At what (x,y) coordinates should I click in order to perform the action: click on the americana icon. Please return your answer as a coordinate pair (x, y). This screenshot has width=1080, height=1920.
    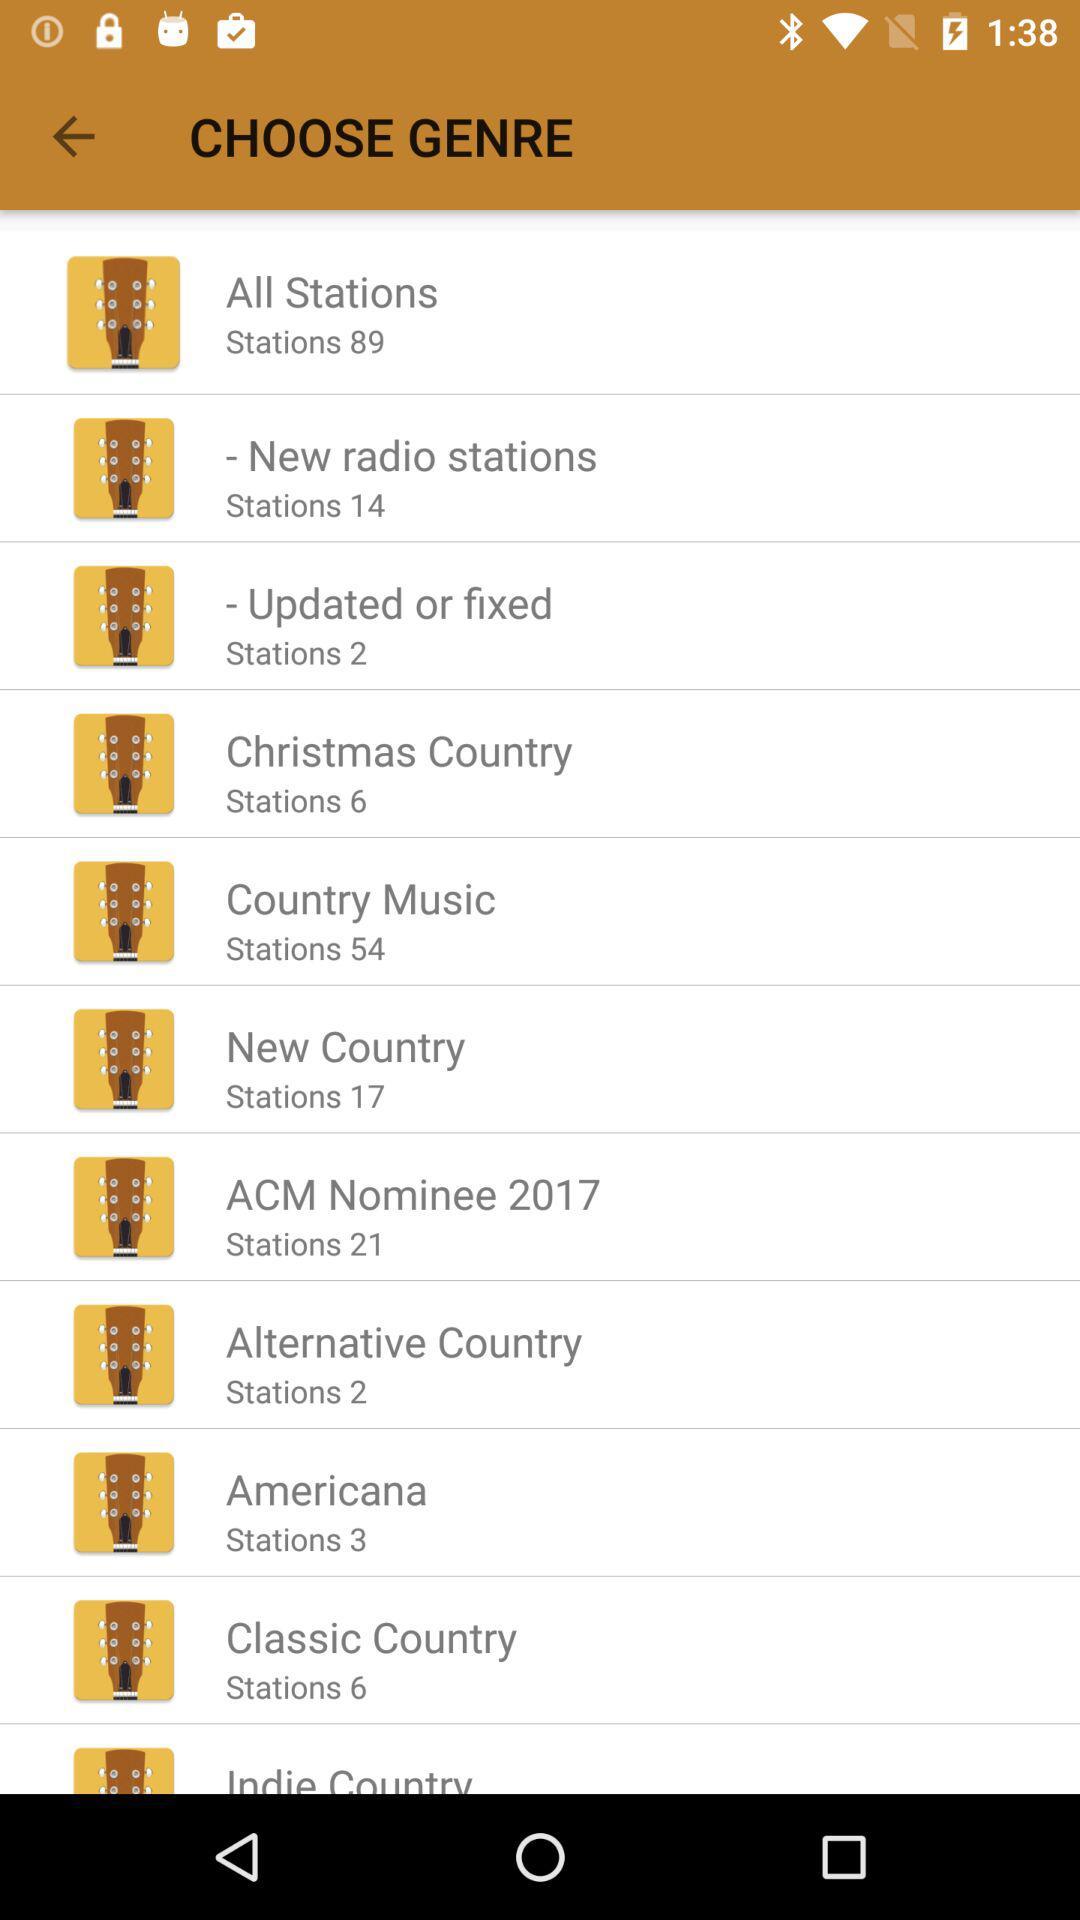
    Looking at the image, I should click on (325, 1488).